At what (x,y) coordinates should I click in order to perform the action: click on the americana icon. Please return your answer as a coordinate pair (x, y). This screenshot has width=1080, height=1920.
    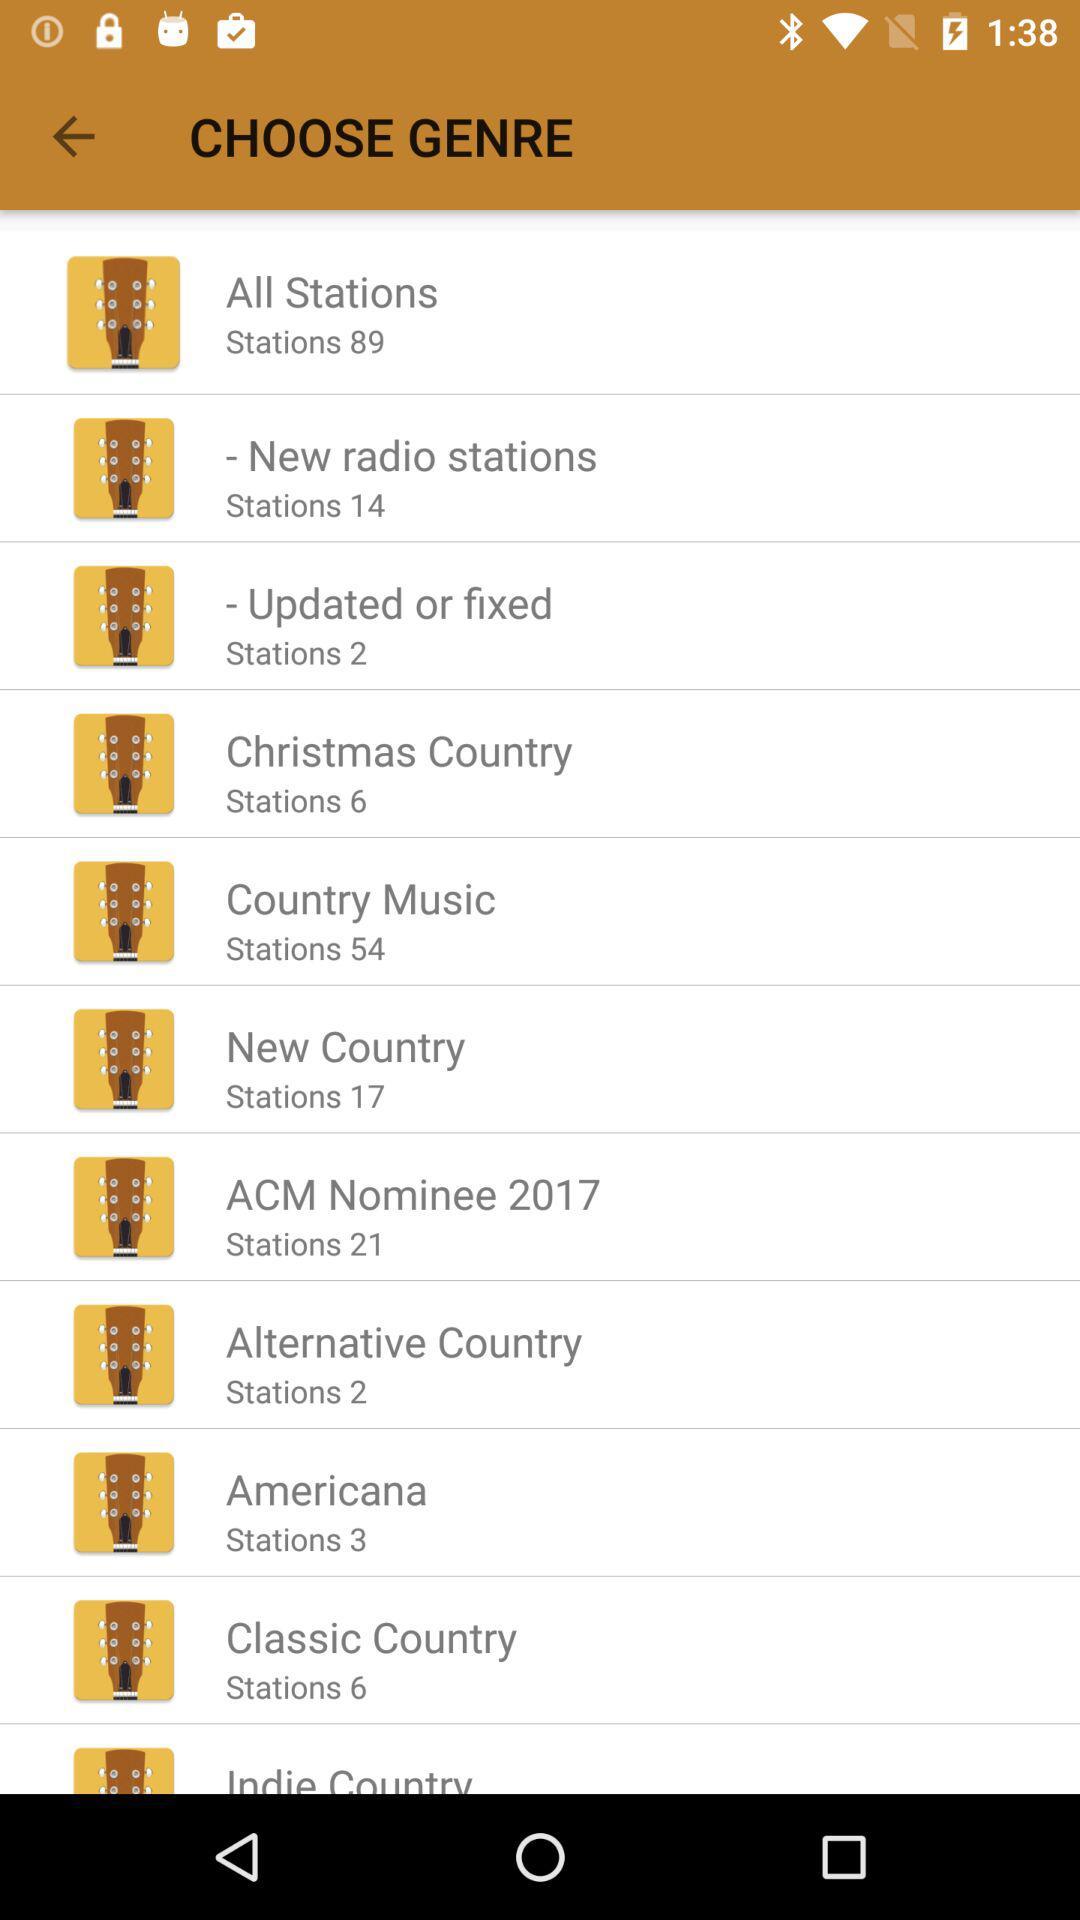
    Looking at the image, I should click on (325, 1488).